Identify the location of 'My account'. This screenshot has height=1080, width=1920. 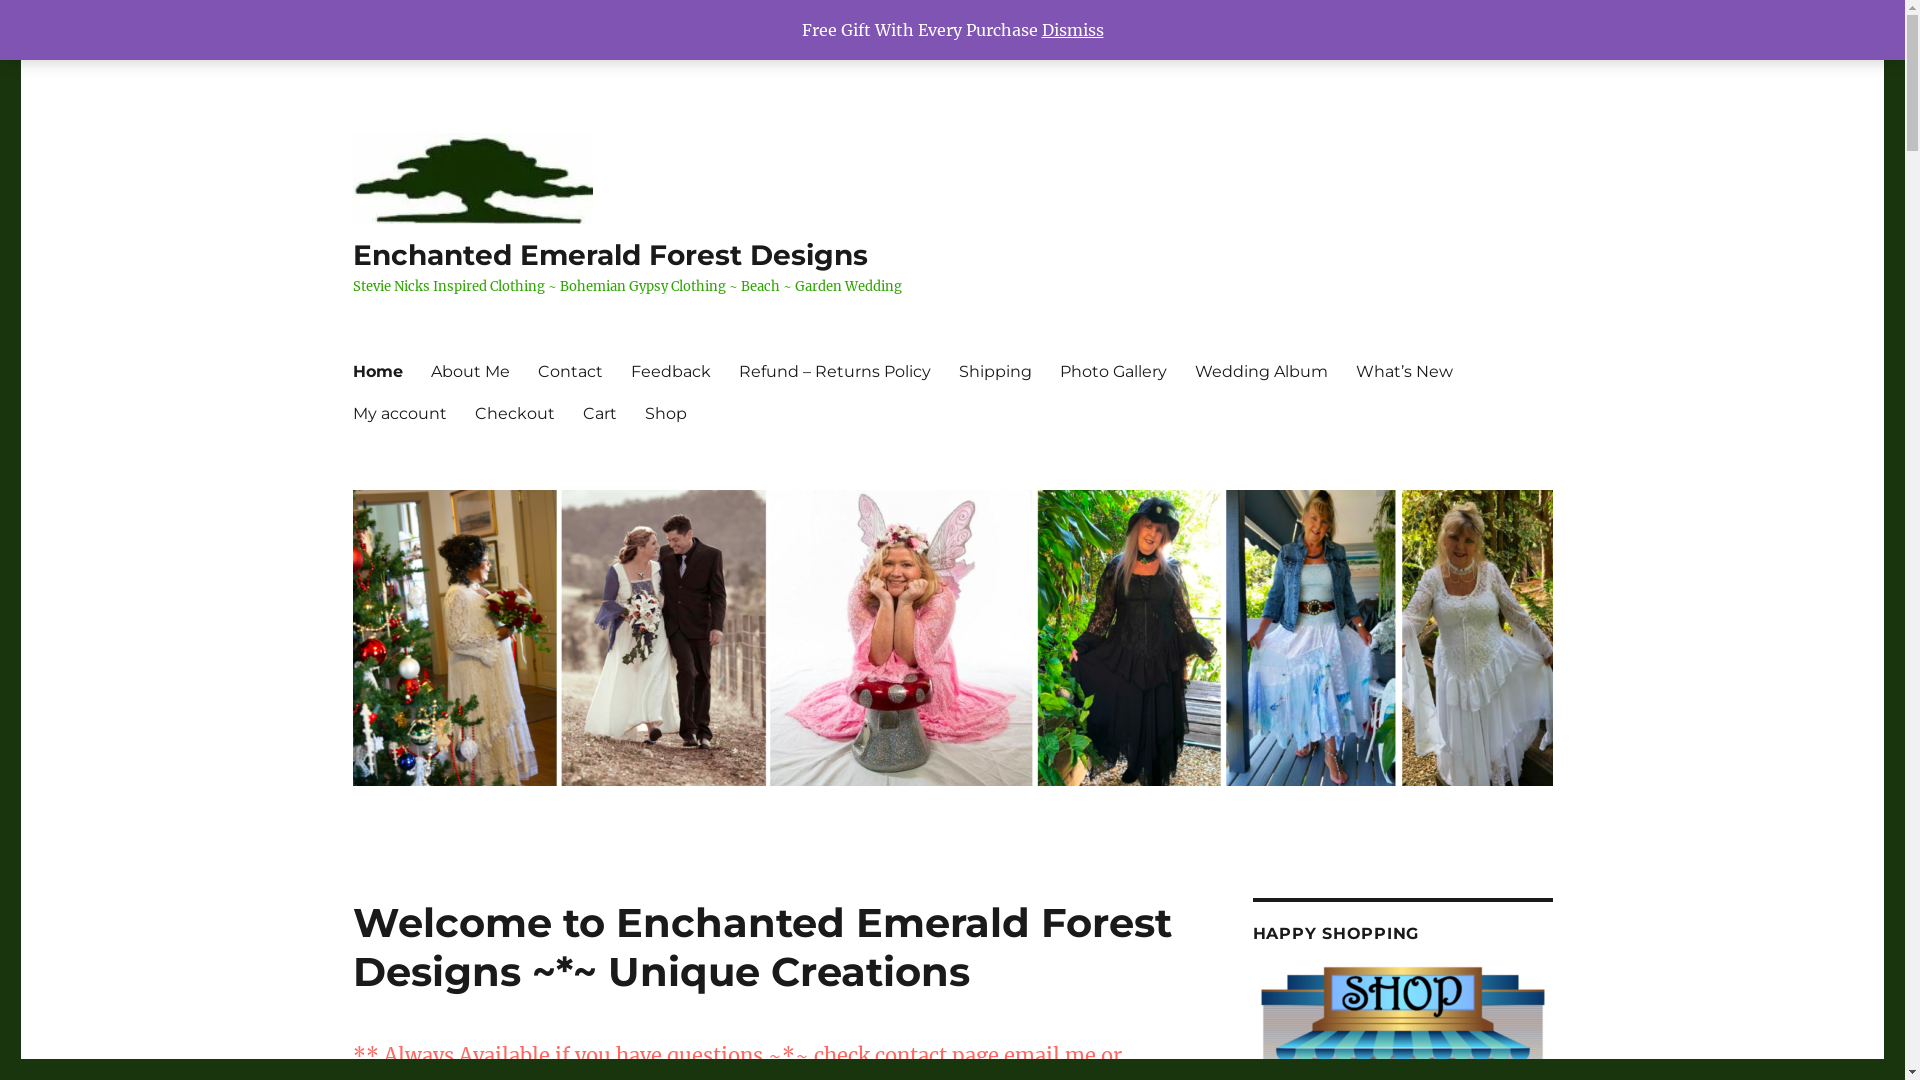
(398, 411).